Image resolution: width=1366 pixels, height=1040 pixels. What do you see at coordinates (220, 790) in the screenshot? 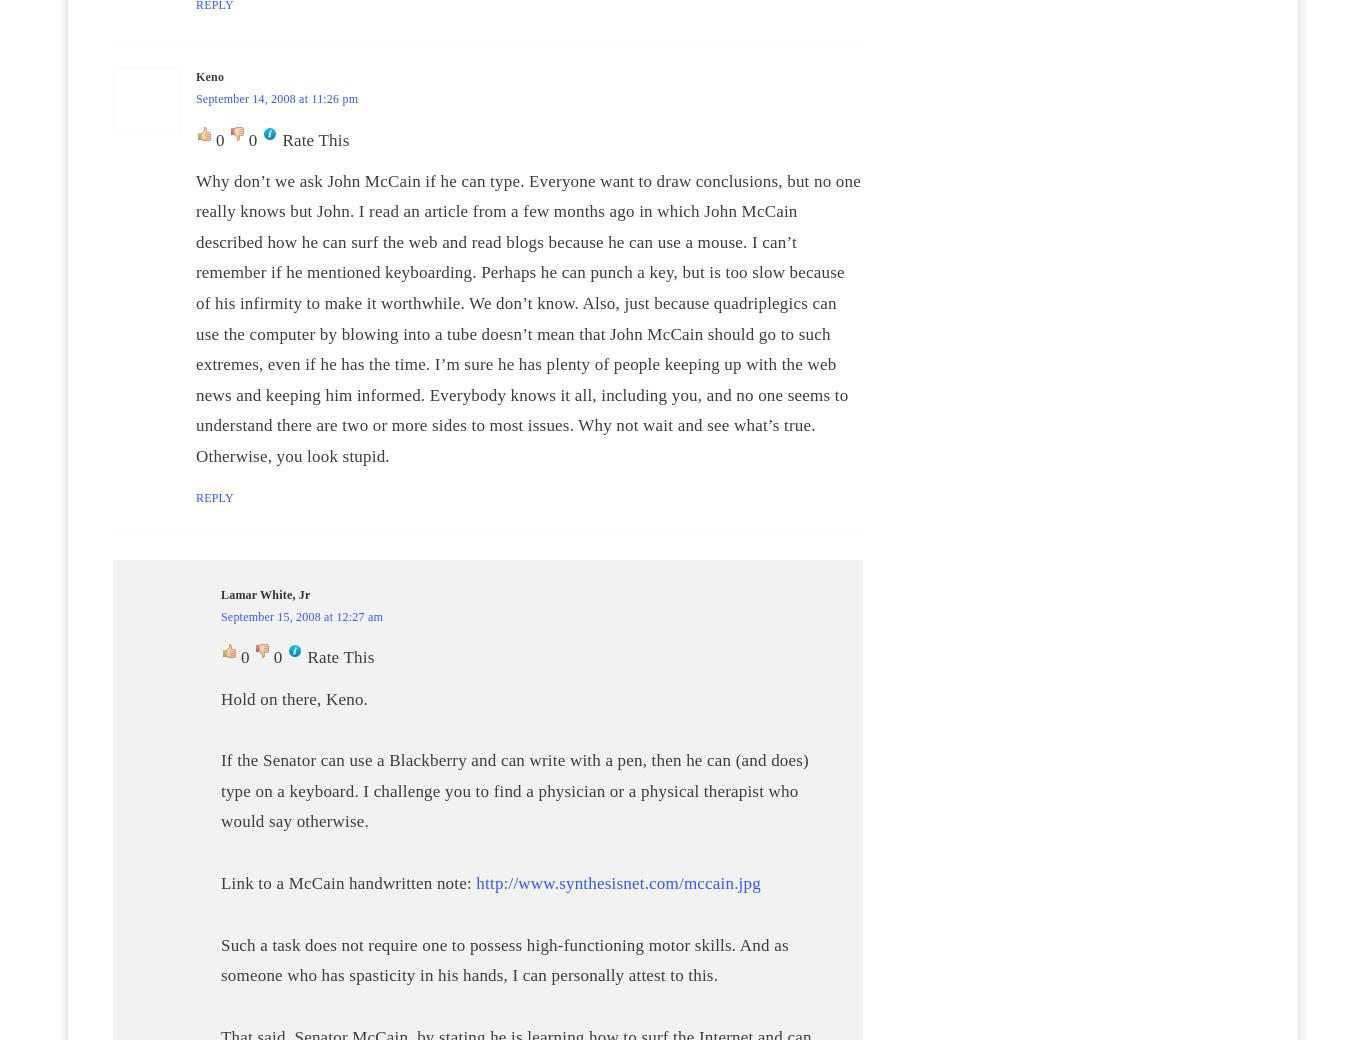
I see `'If the Senator can use a Blackberry and can write with a pen, then he can (and does) type on a keyboard. I challenge you to find a physician or a physical therapist who would say otherwise.'` at bounding box center [220, 790].